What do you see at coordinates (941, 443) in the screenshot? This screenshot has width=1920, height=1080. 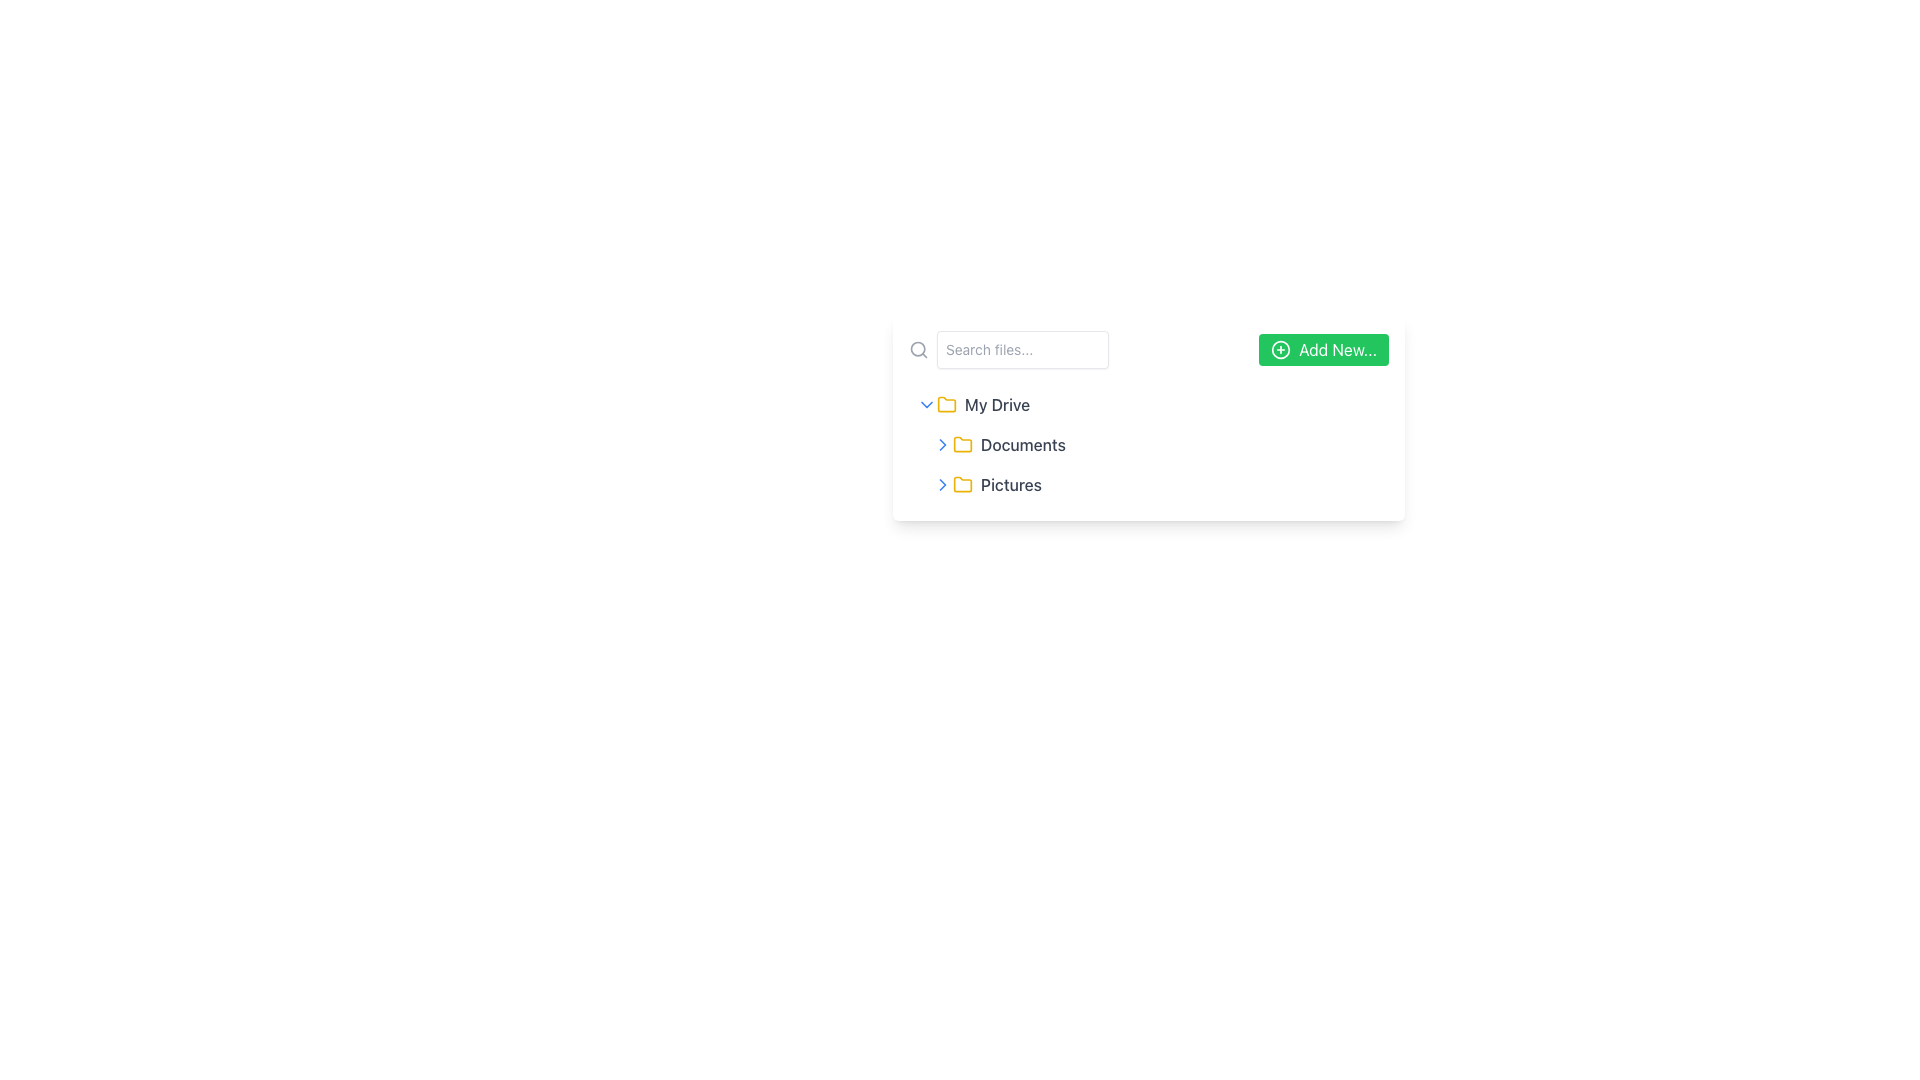 I see `the chevron icon` at bounding box center [941, 443].